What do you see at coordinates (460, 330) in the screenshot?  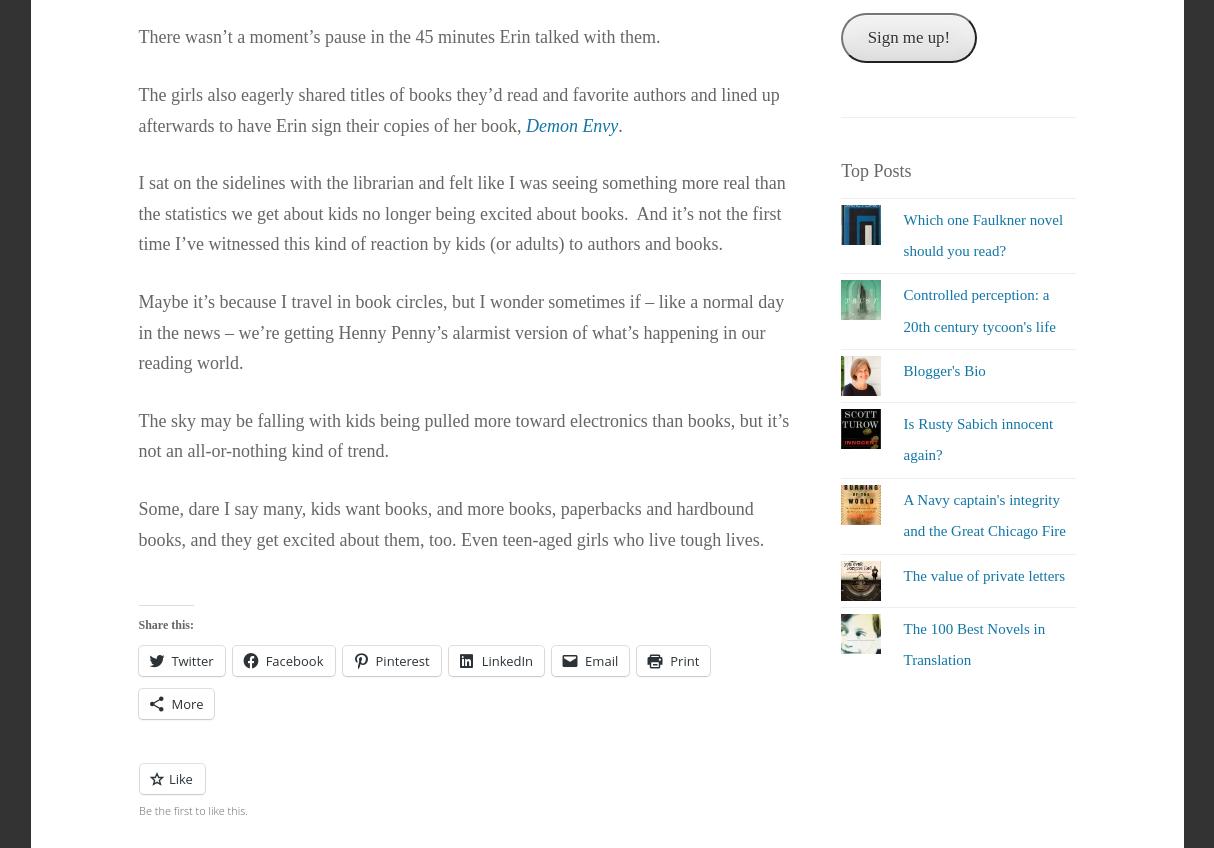 I see `'Maybe it’s because I travel in book circles, but I wonder sometimes if – like a normal day in the news – we’re getting Henny Penny’s alarmist version of what’s happening in our reading world.'` at bounding box center [460, 330].